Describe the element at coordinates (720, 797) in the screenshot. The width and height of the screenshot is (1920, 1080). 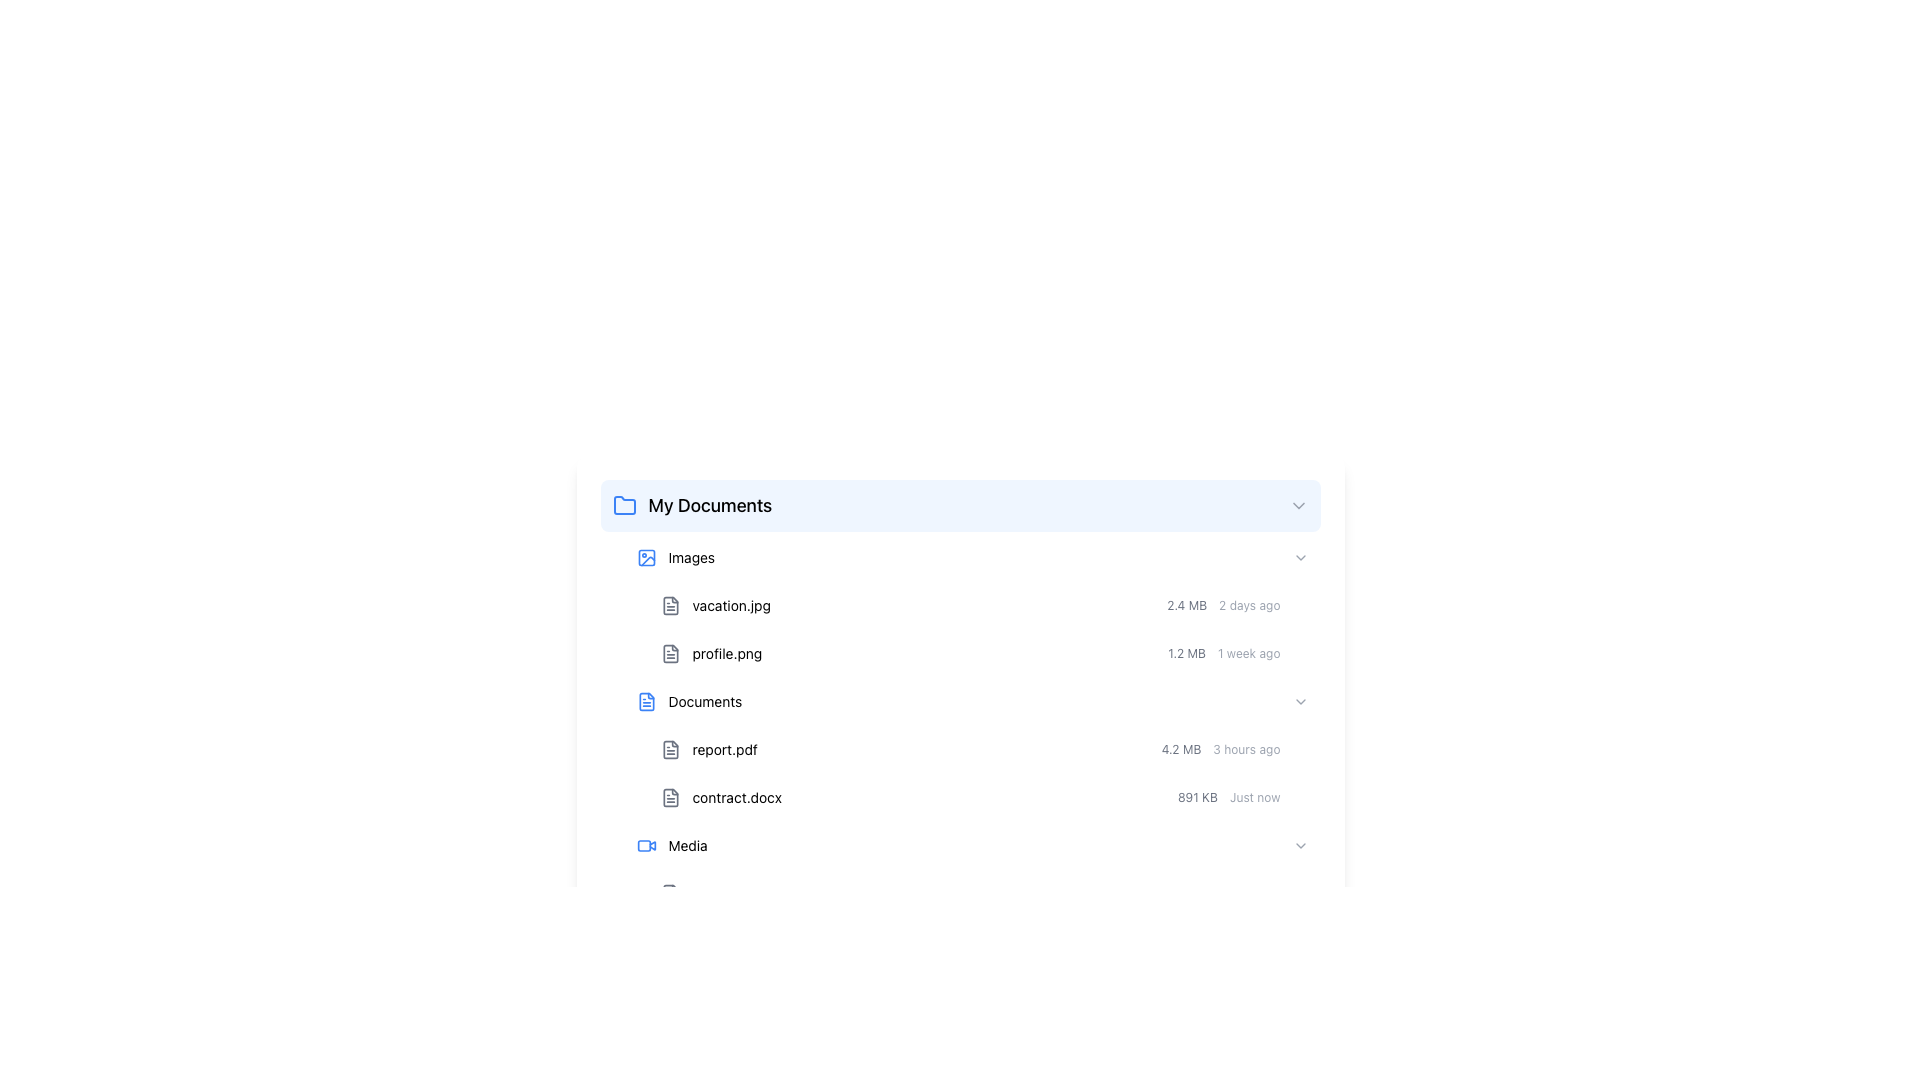
I see `the text label representing the document file named 'contract.docx'` at that location.